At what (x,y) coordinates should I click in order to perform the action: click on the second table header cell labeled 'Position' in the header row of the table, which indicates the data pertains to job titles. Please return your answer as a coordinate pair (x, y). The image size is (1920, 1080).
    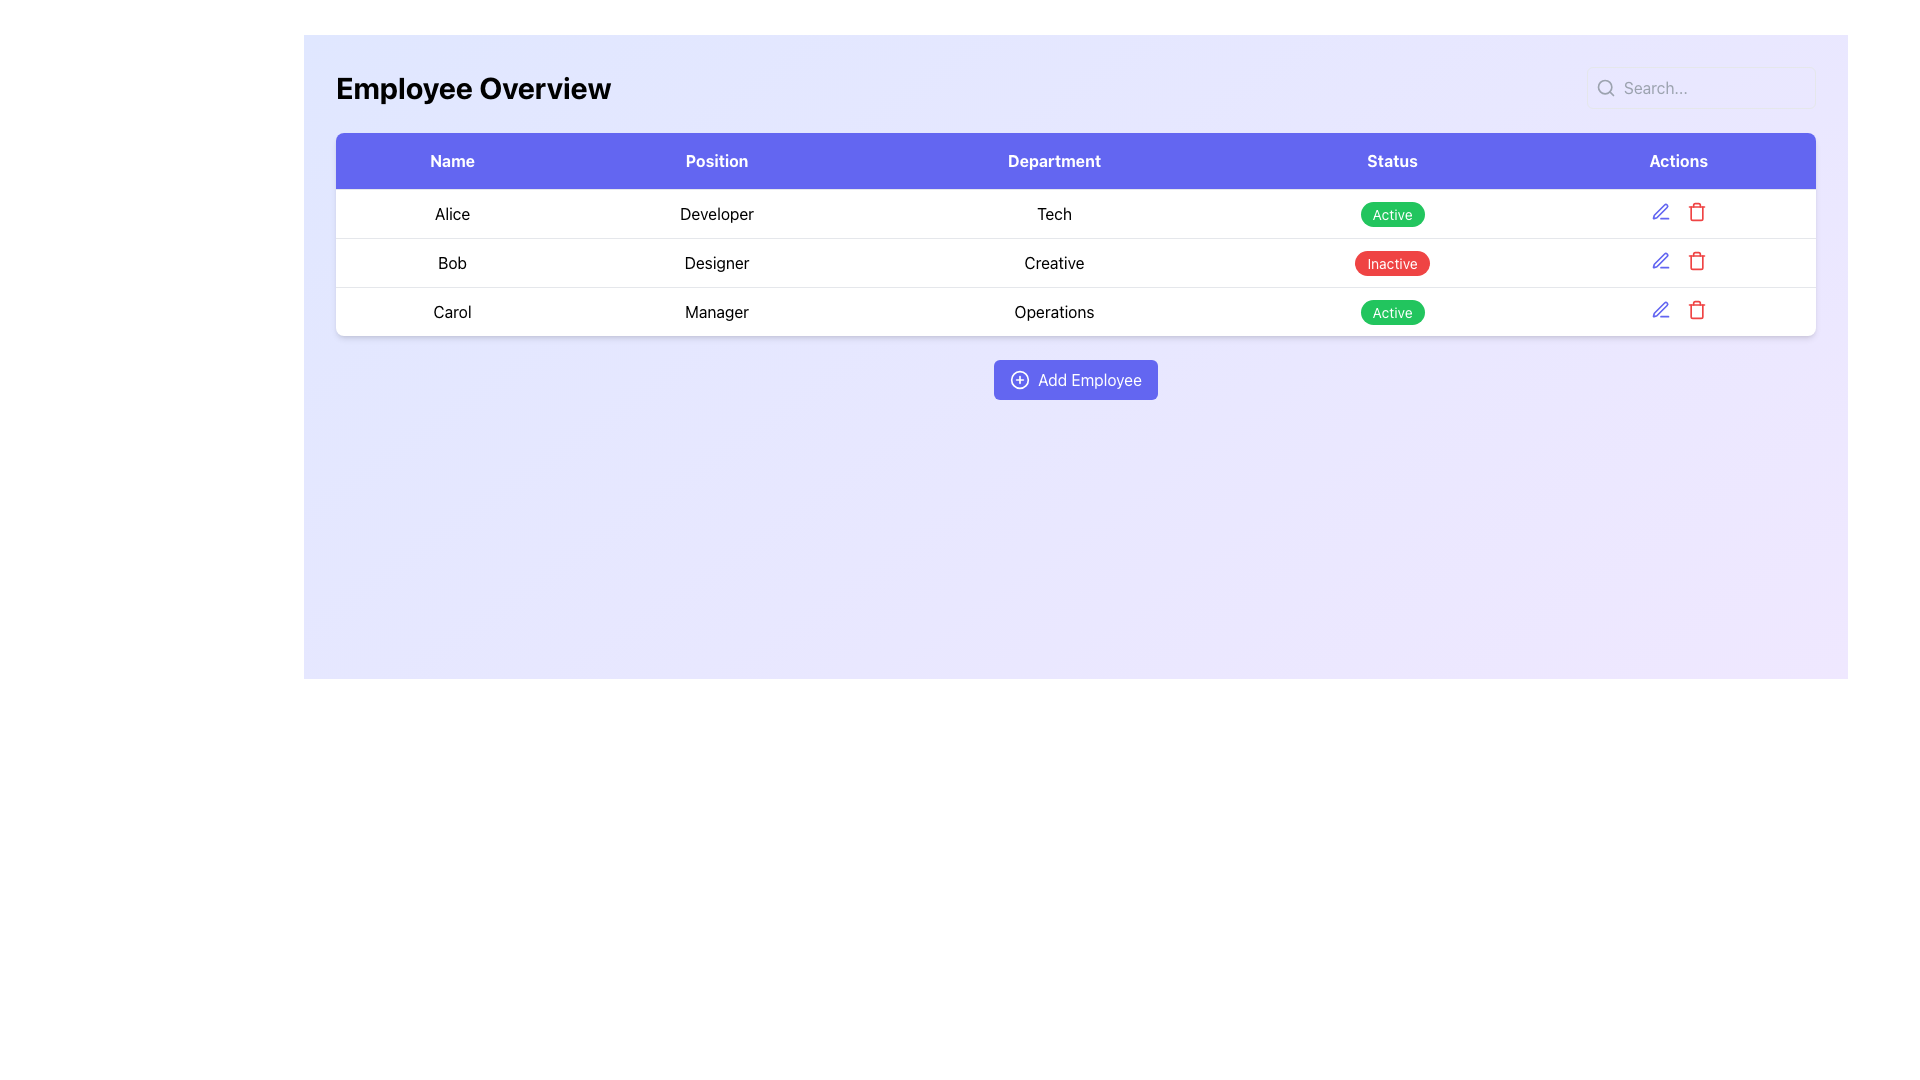
    Looking at the image, I should click on (717, 160).